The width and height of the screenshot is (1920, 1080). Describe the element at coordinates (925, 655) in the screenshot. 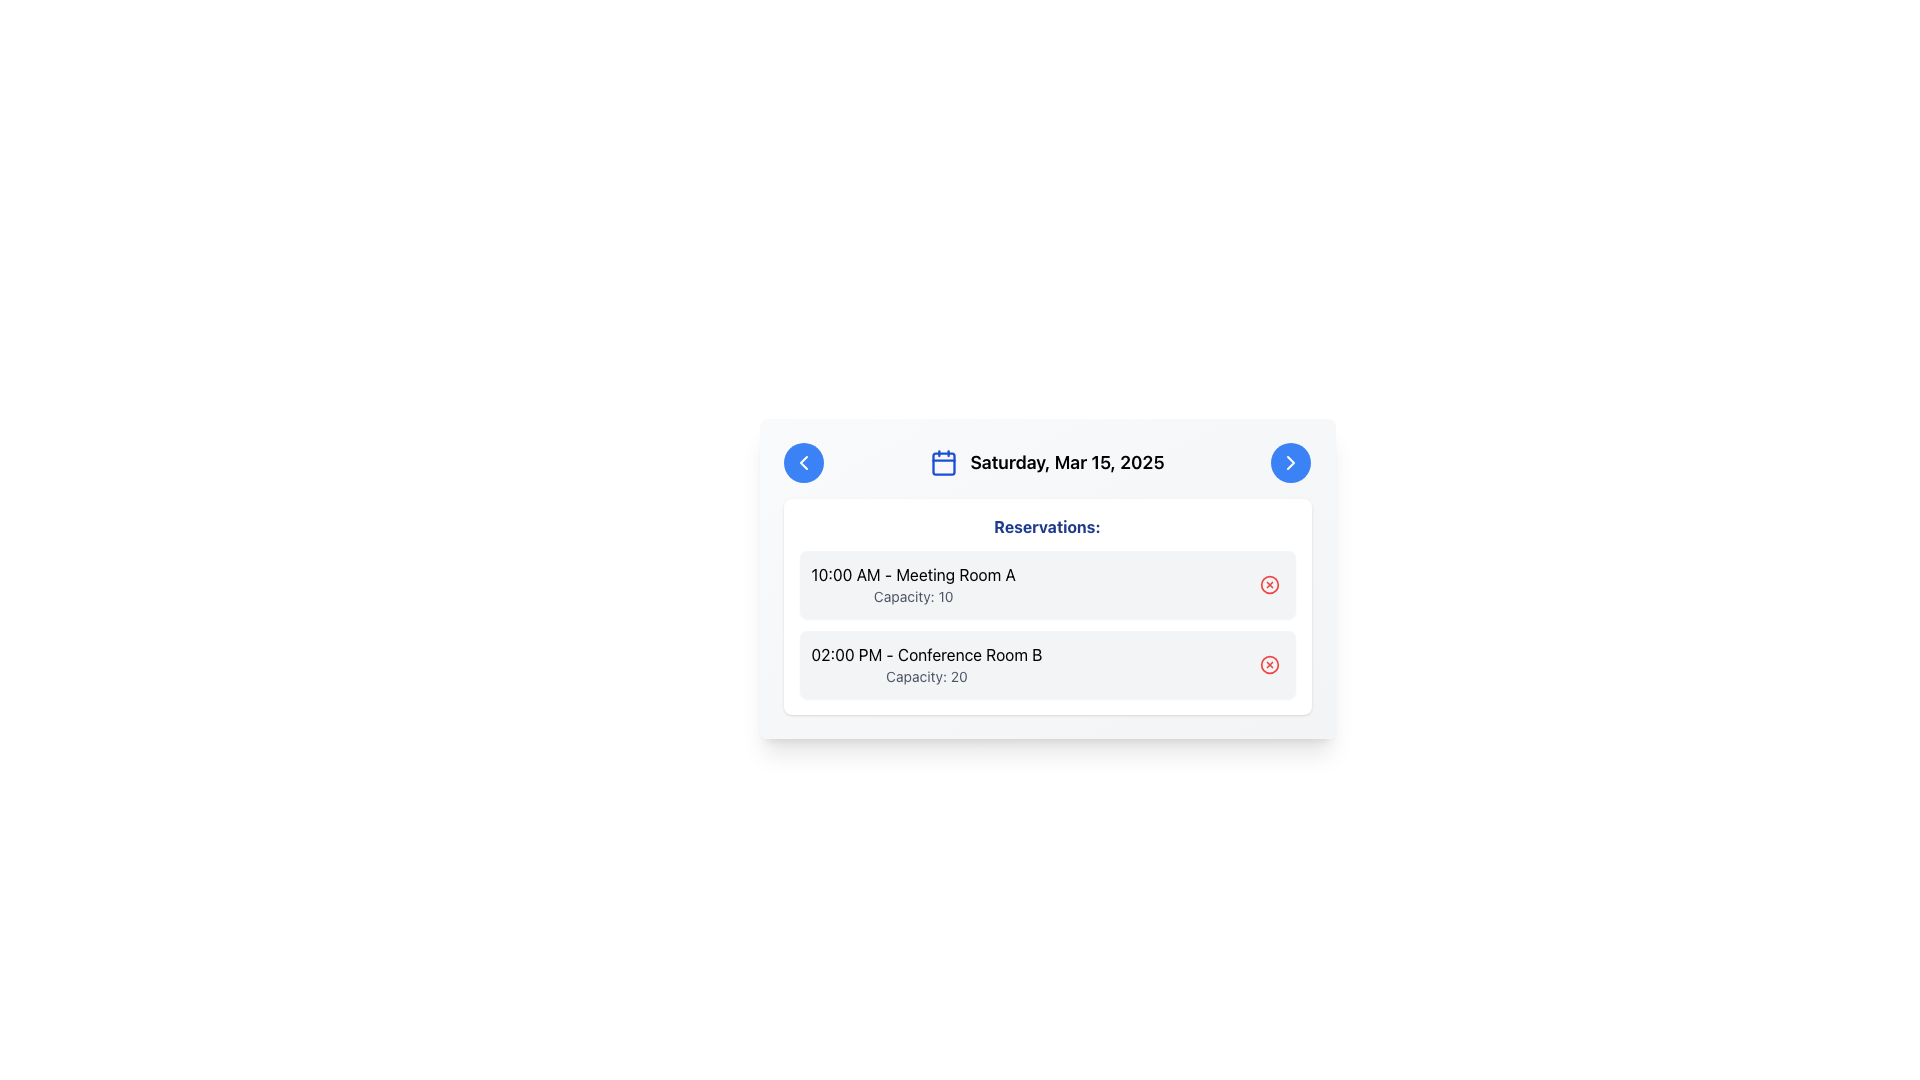

I see `the text label that presents scheduled time and location details for the second reservation item in the reservation list` at that location.